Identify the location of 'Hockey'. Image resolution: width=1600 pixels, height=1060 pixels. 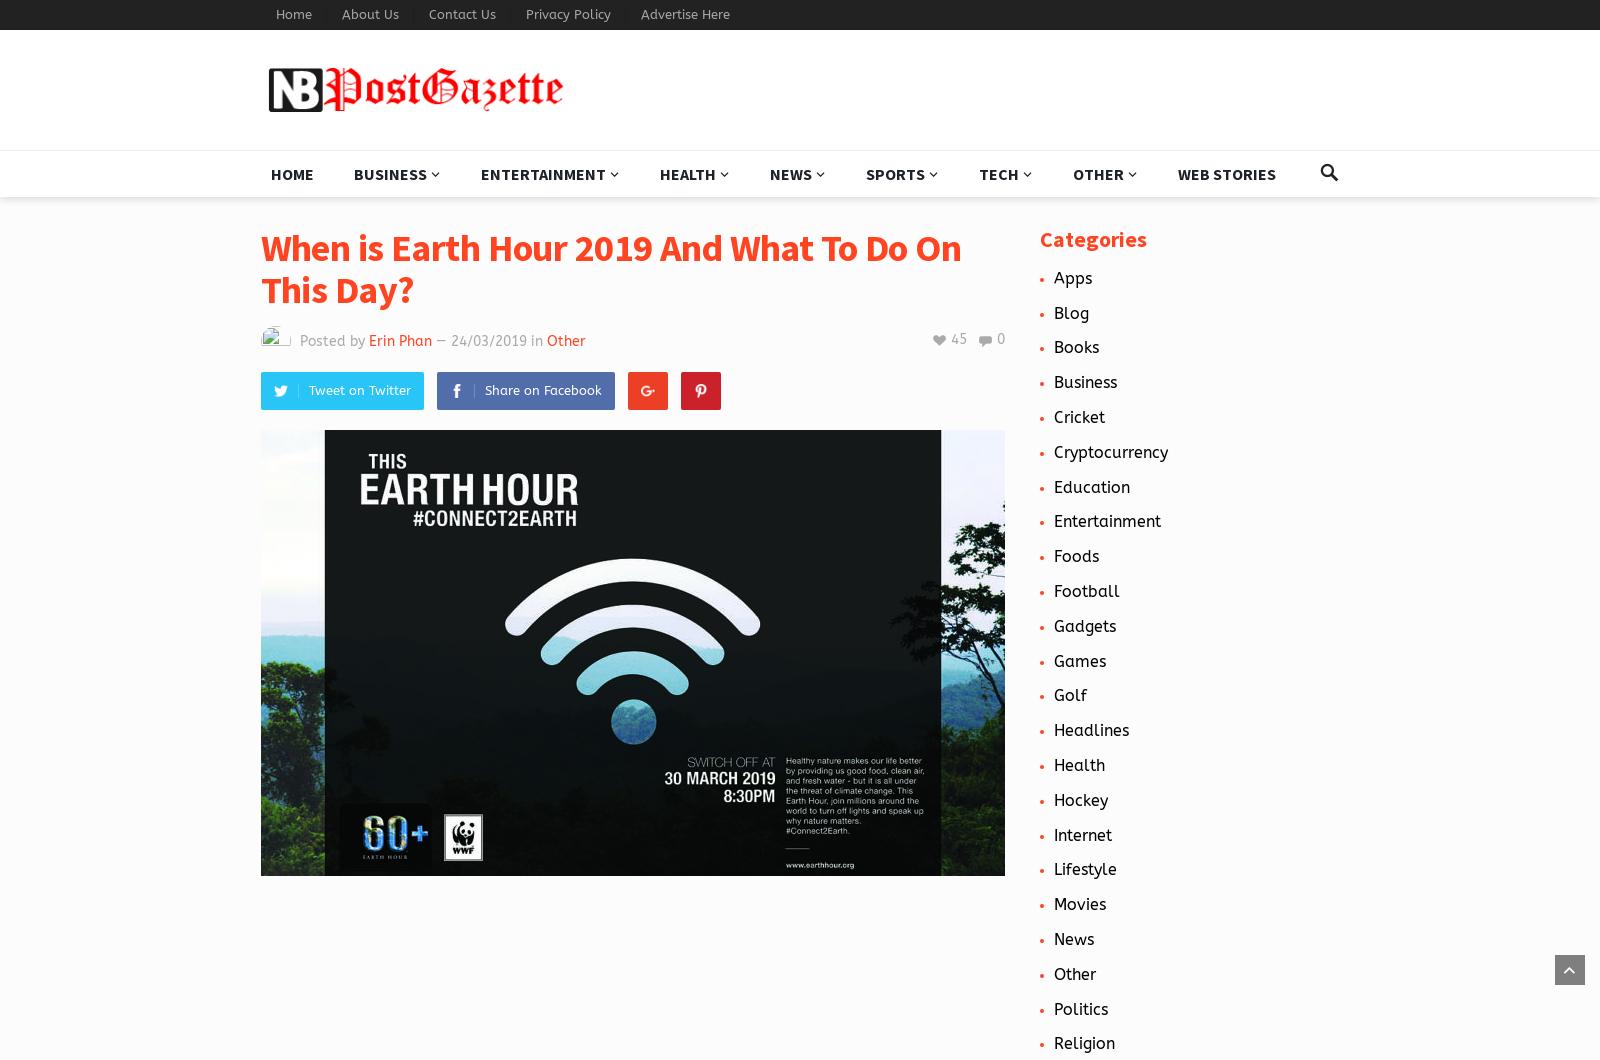
(1080, 799).